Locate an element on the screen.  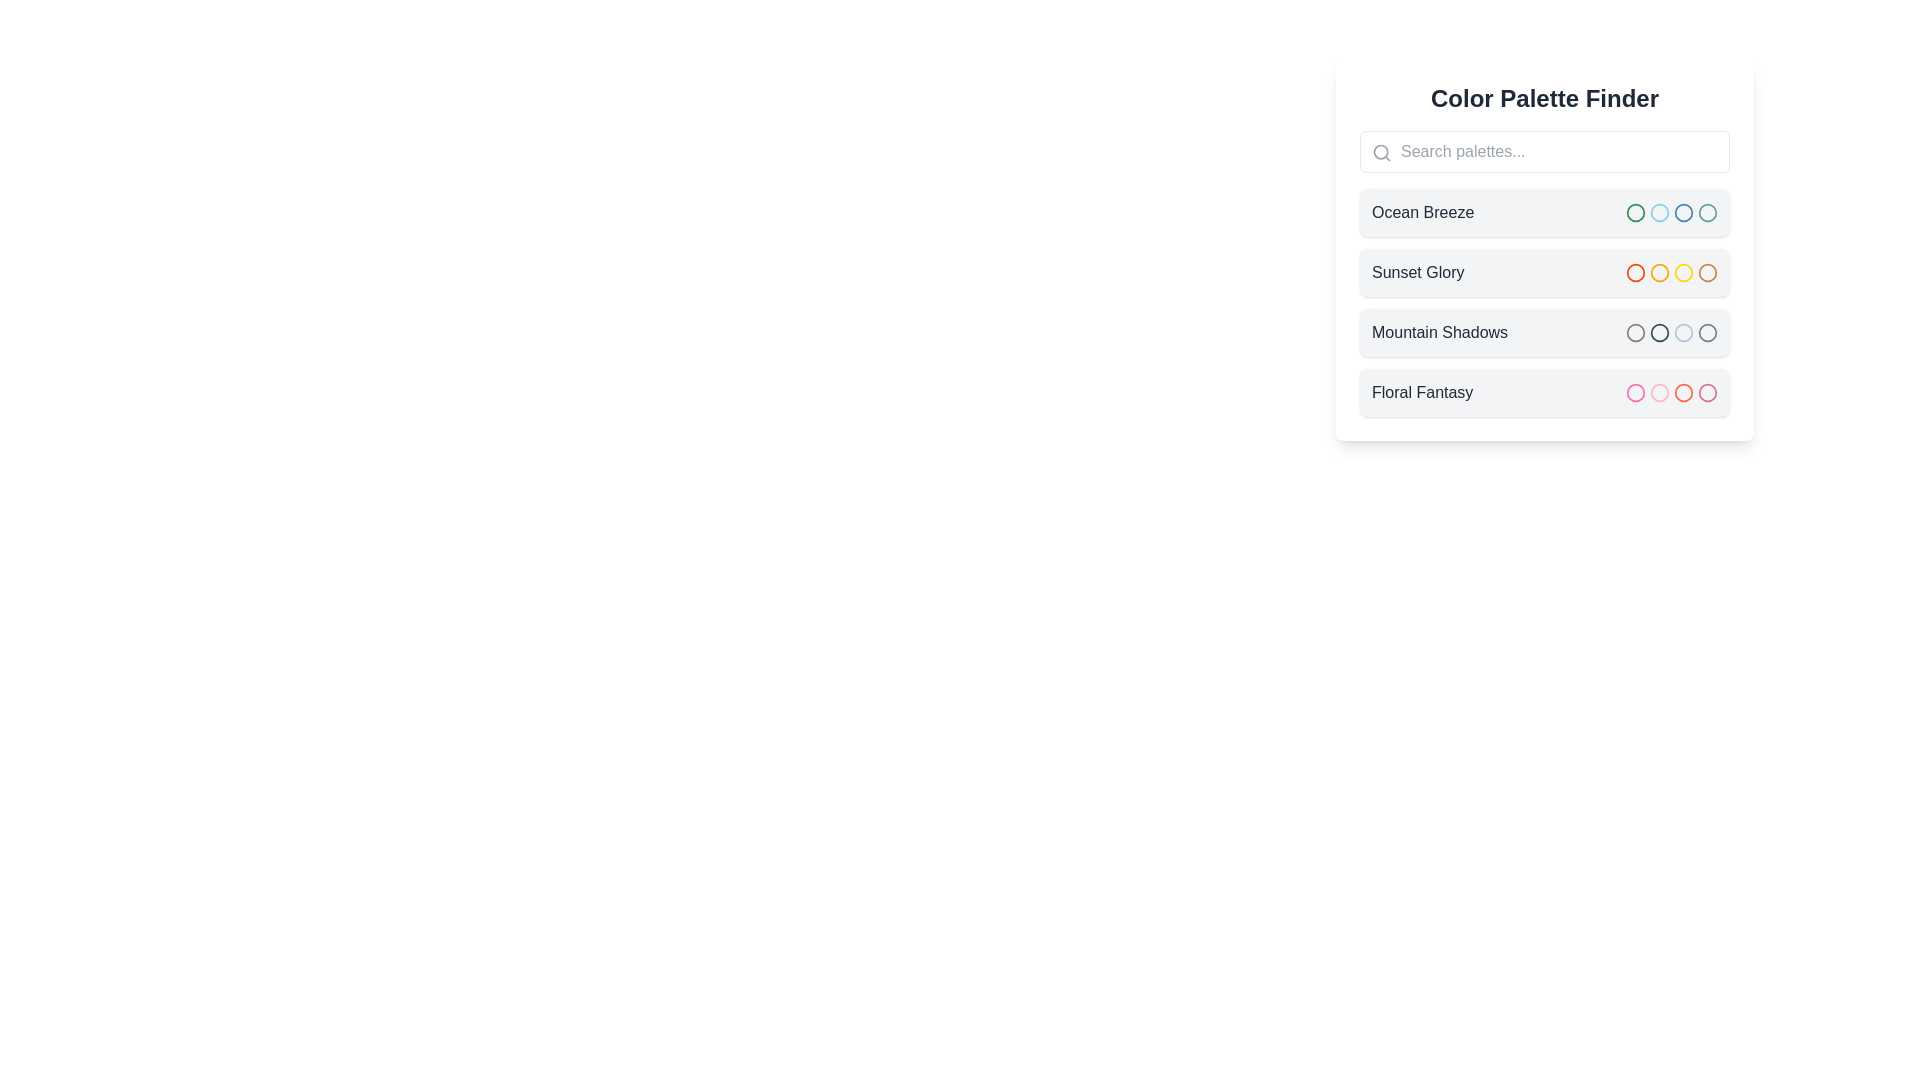
the second circle in the 'Floral Fantasy' palette is located at coordinates (1660, 393).